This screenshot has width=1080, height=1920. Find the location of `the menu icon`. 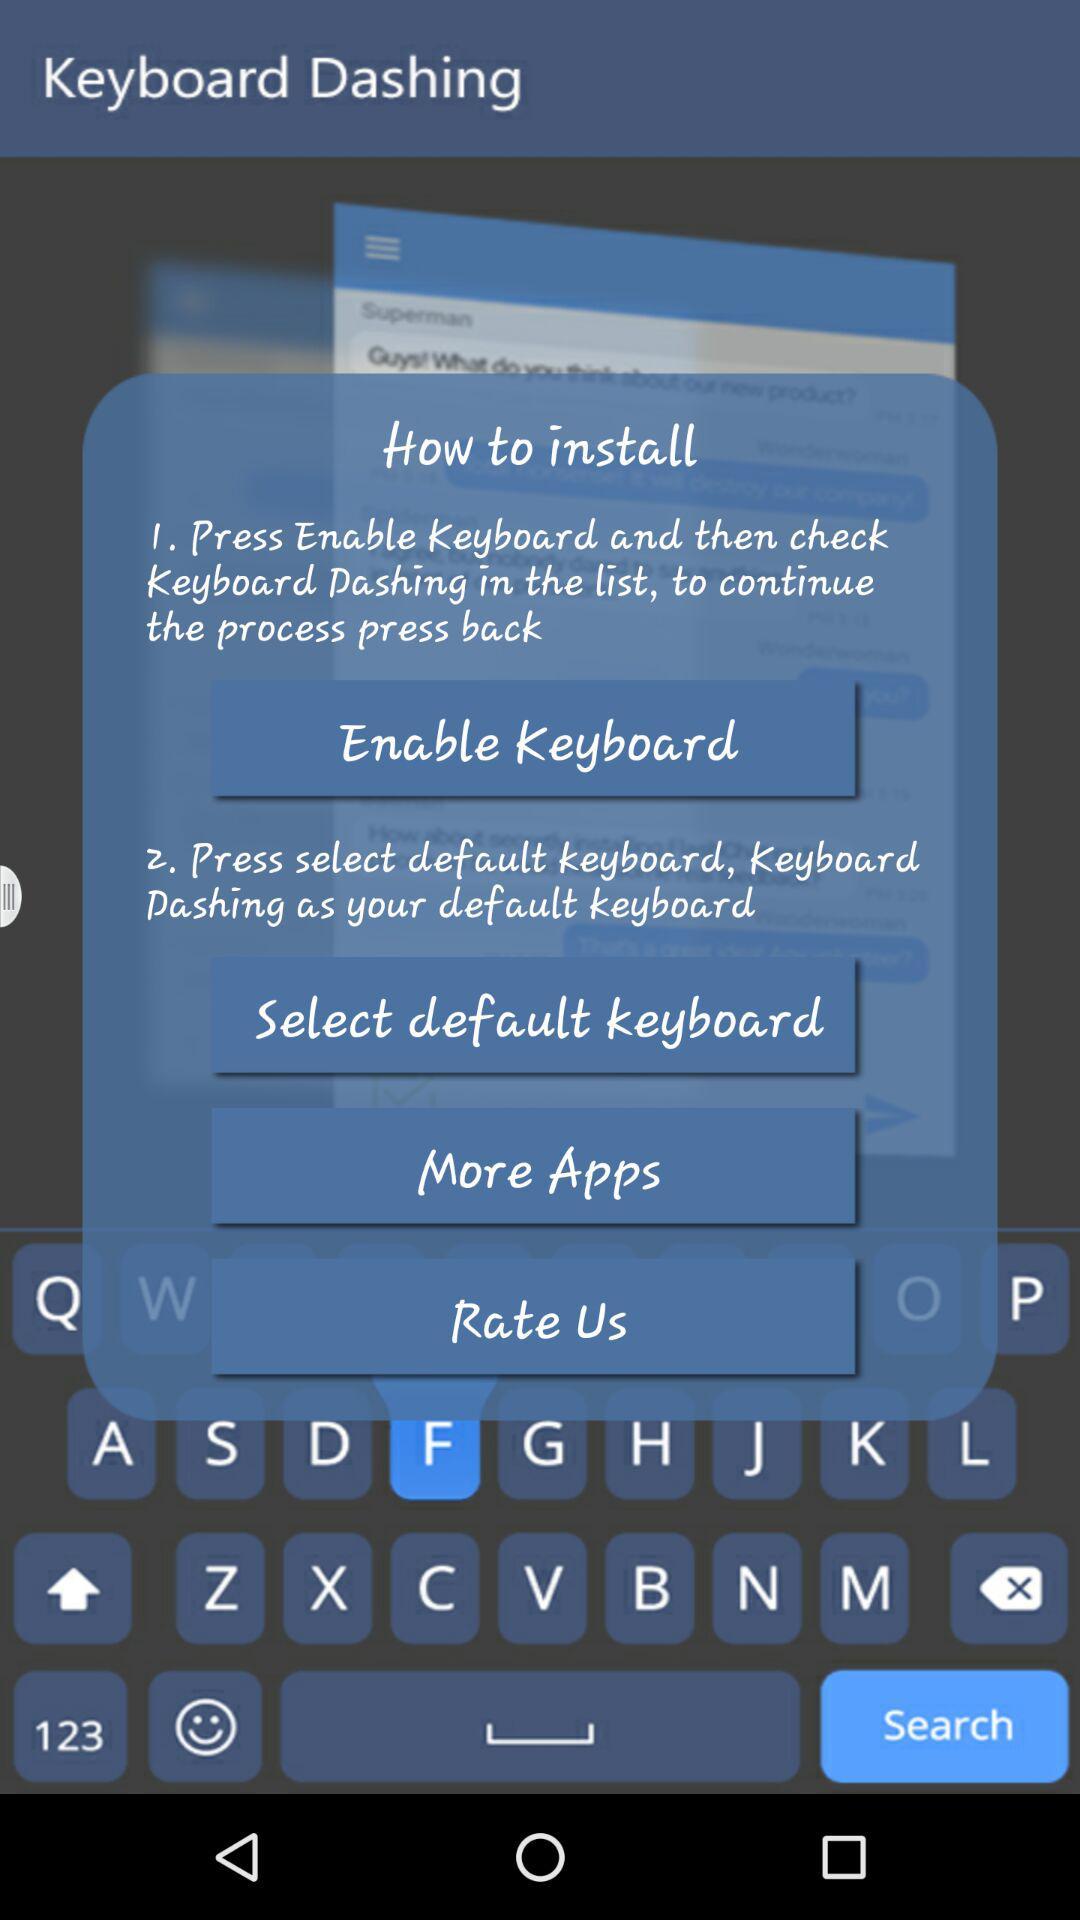

the menu icon is located at coordinates (23, 958).